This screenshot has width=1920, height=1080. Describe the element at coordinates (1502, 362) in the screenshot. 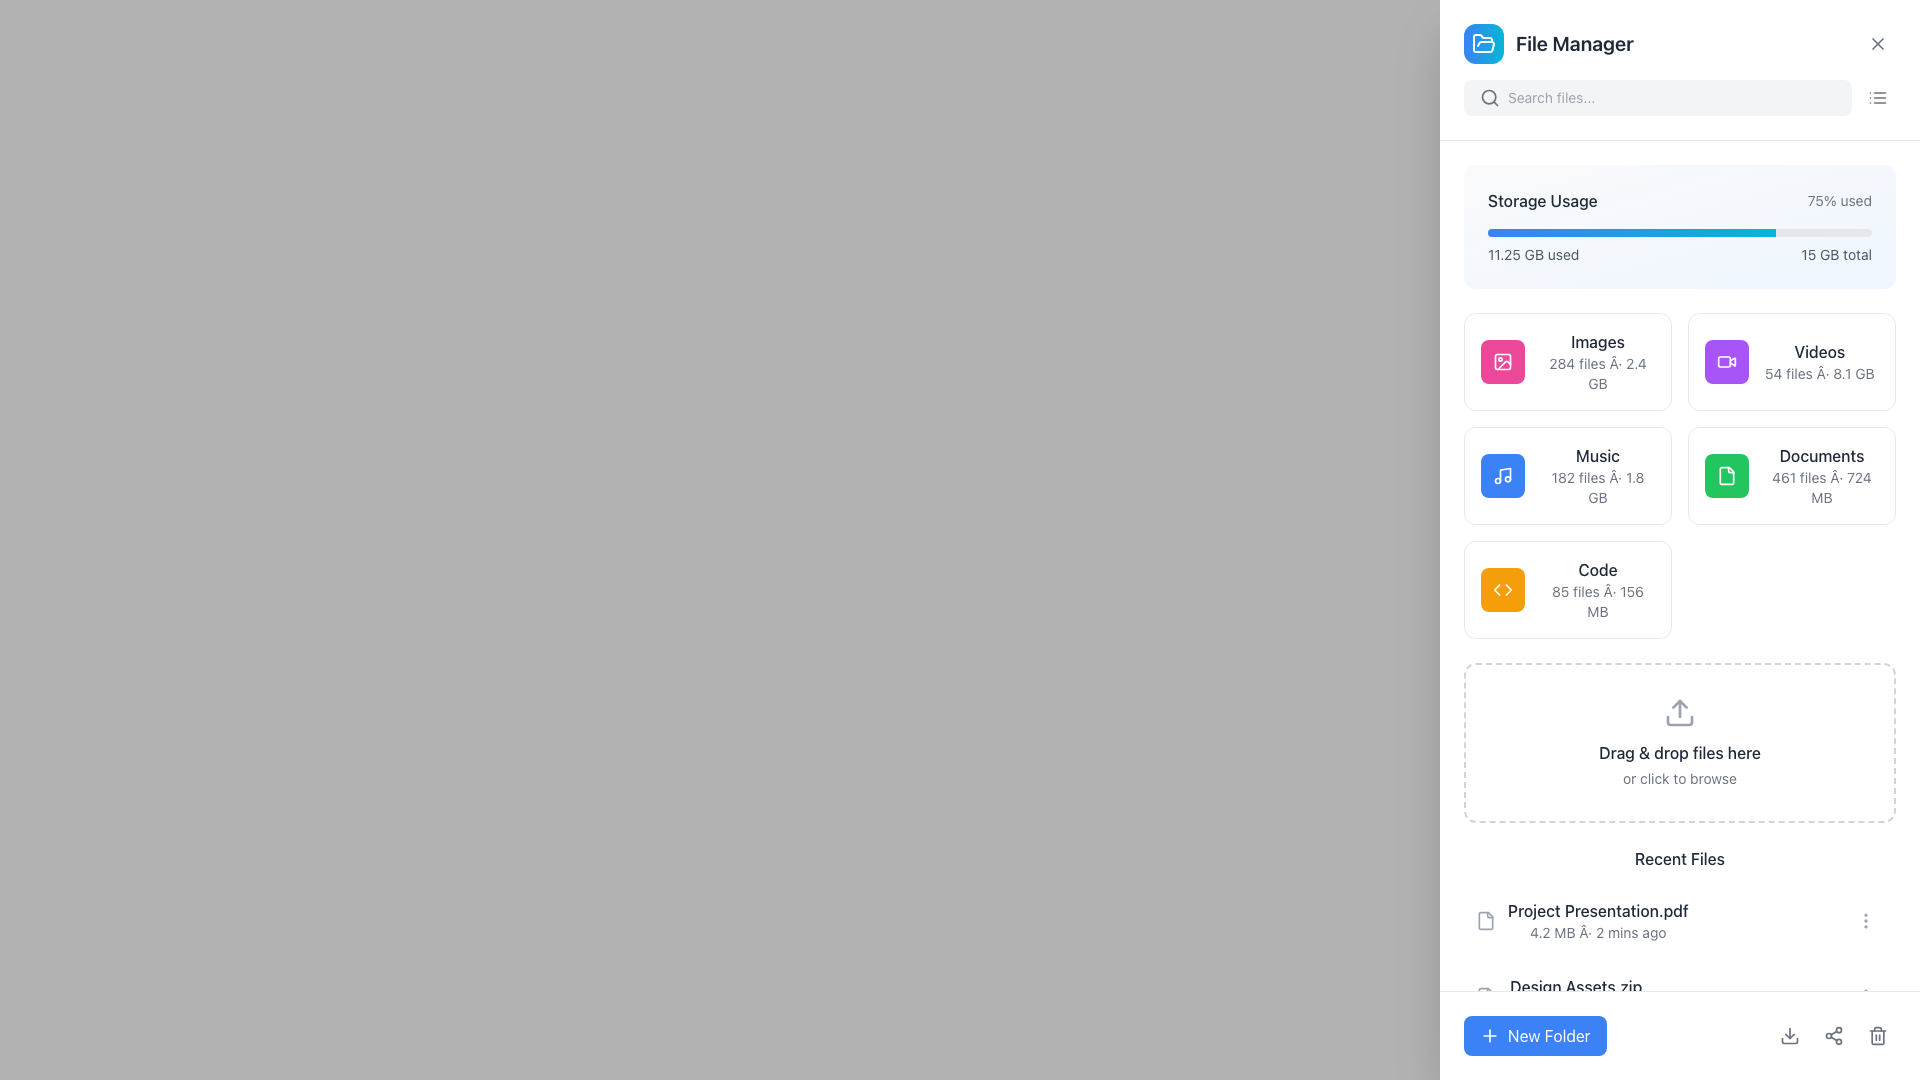

I see `the 'Images' category button in the file manager, located at the top-left corner of the grid under 'Storage Usage'` at that location.